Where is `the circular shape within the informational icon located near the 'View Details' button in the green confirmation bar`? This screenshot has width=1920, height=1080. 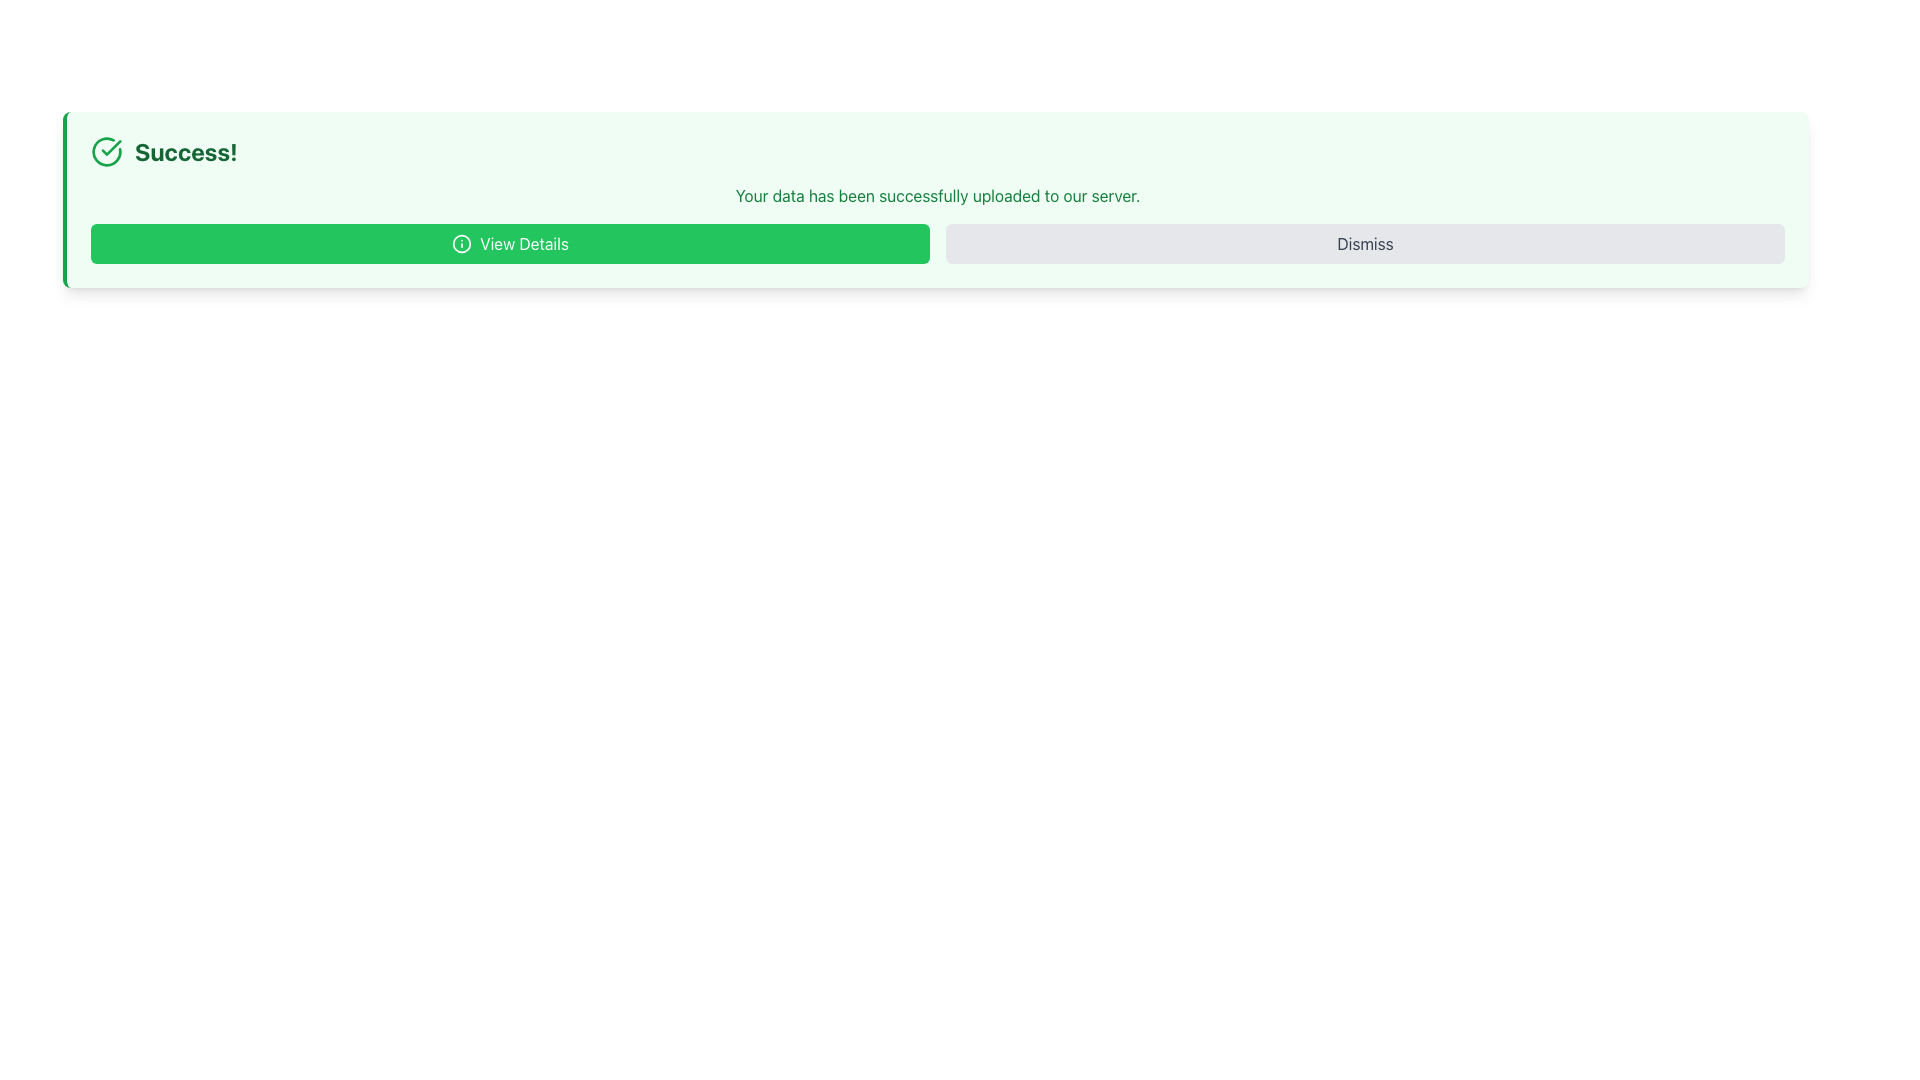
the circular shape within the informational icon located near the 'View Details' button in the green confirmation bar is located at coordinates (461, 242).